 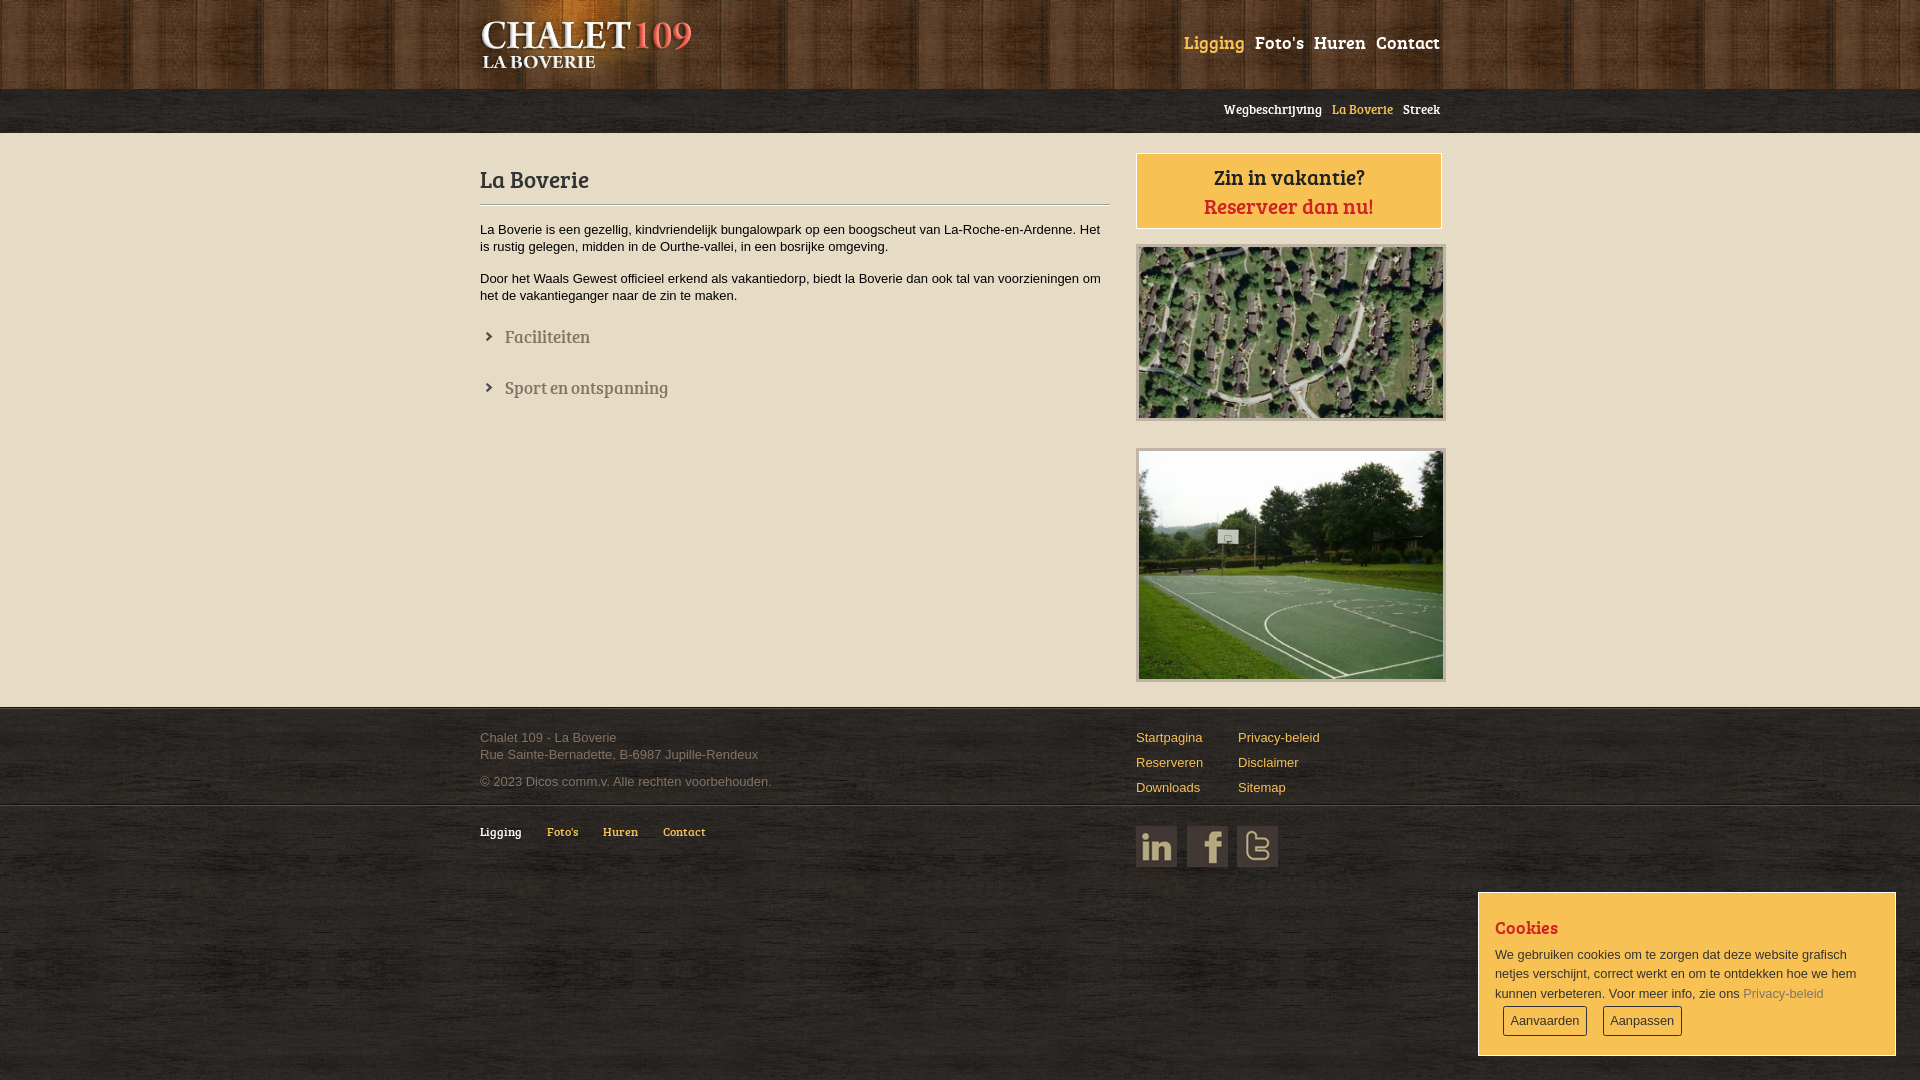 What do you see at coordinates (534, 335) in the screenshot?
I see `'Faciliteiten'` at bounding box center [534, 335].